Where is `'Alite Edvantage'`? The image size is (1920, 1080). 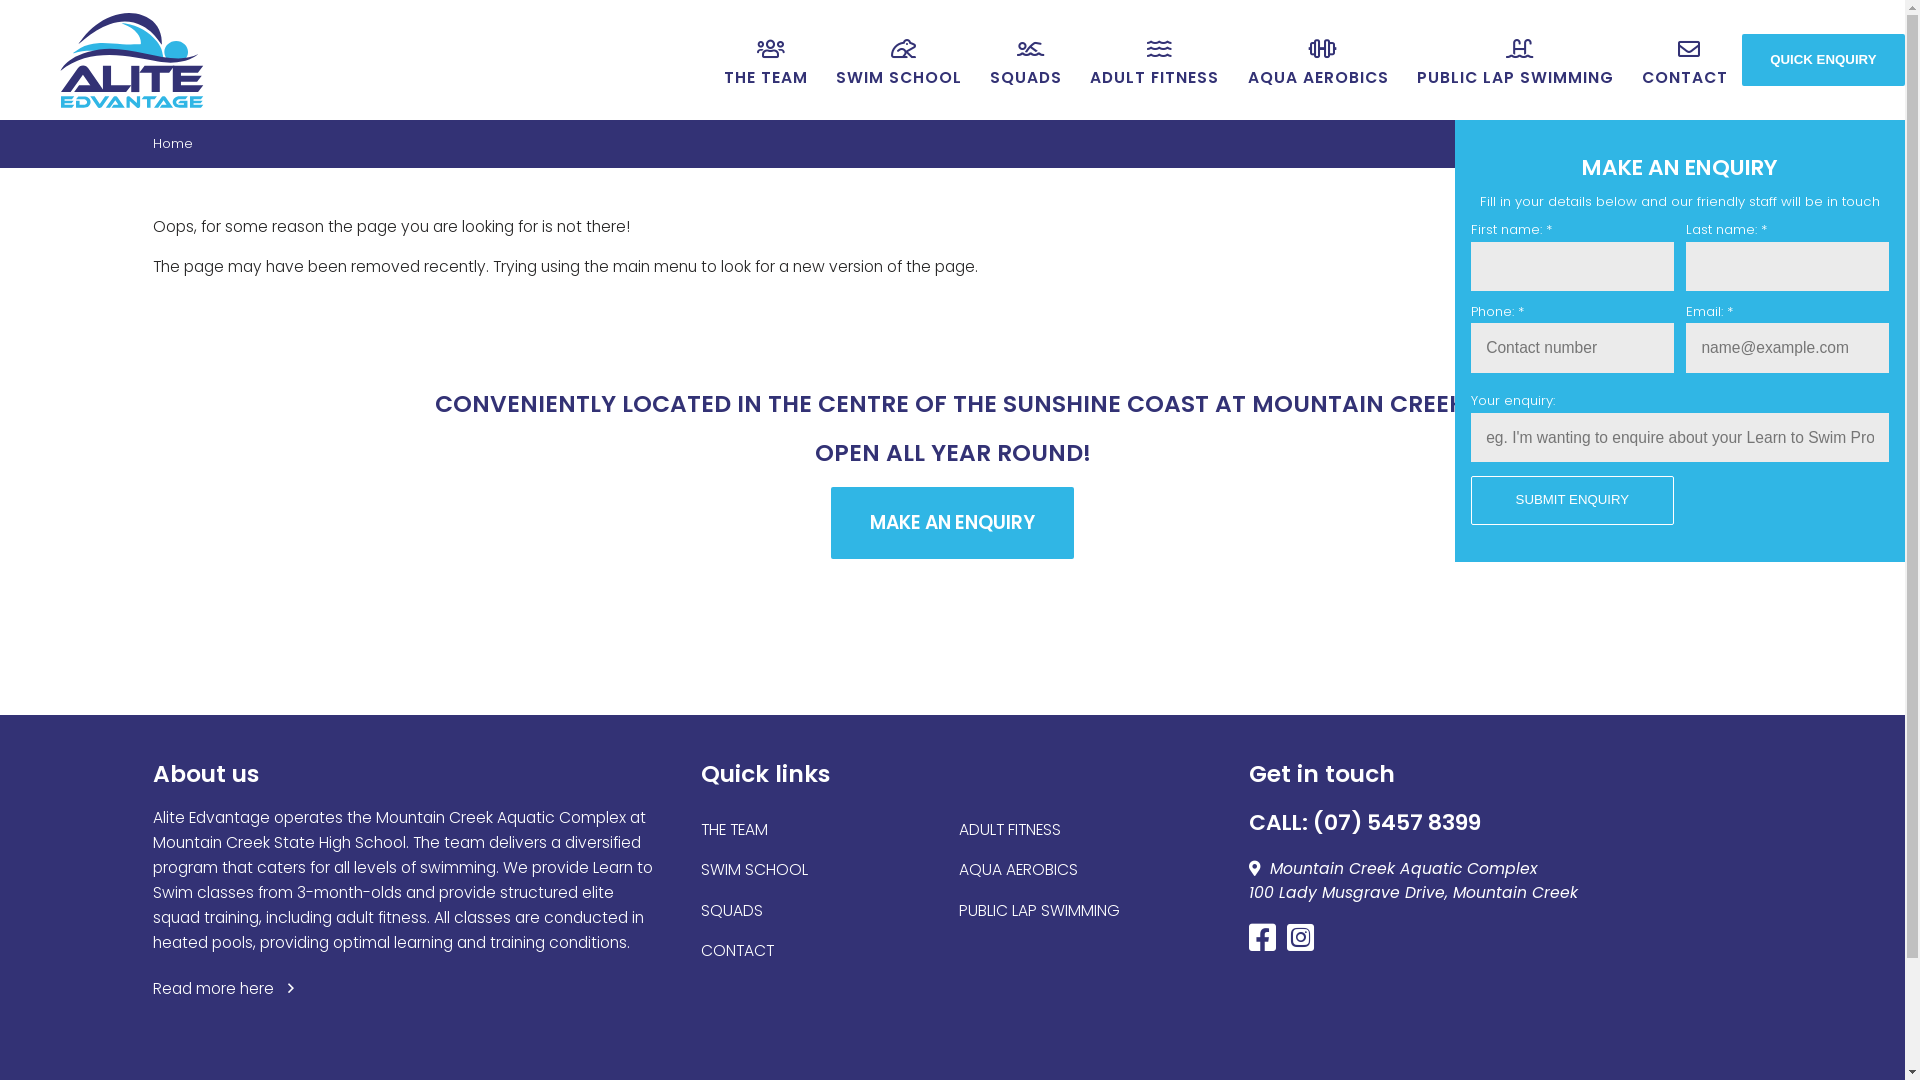 'Alite Edvantage' is located at coordinates (131, 59).